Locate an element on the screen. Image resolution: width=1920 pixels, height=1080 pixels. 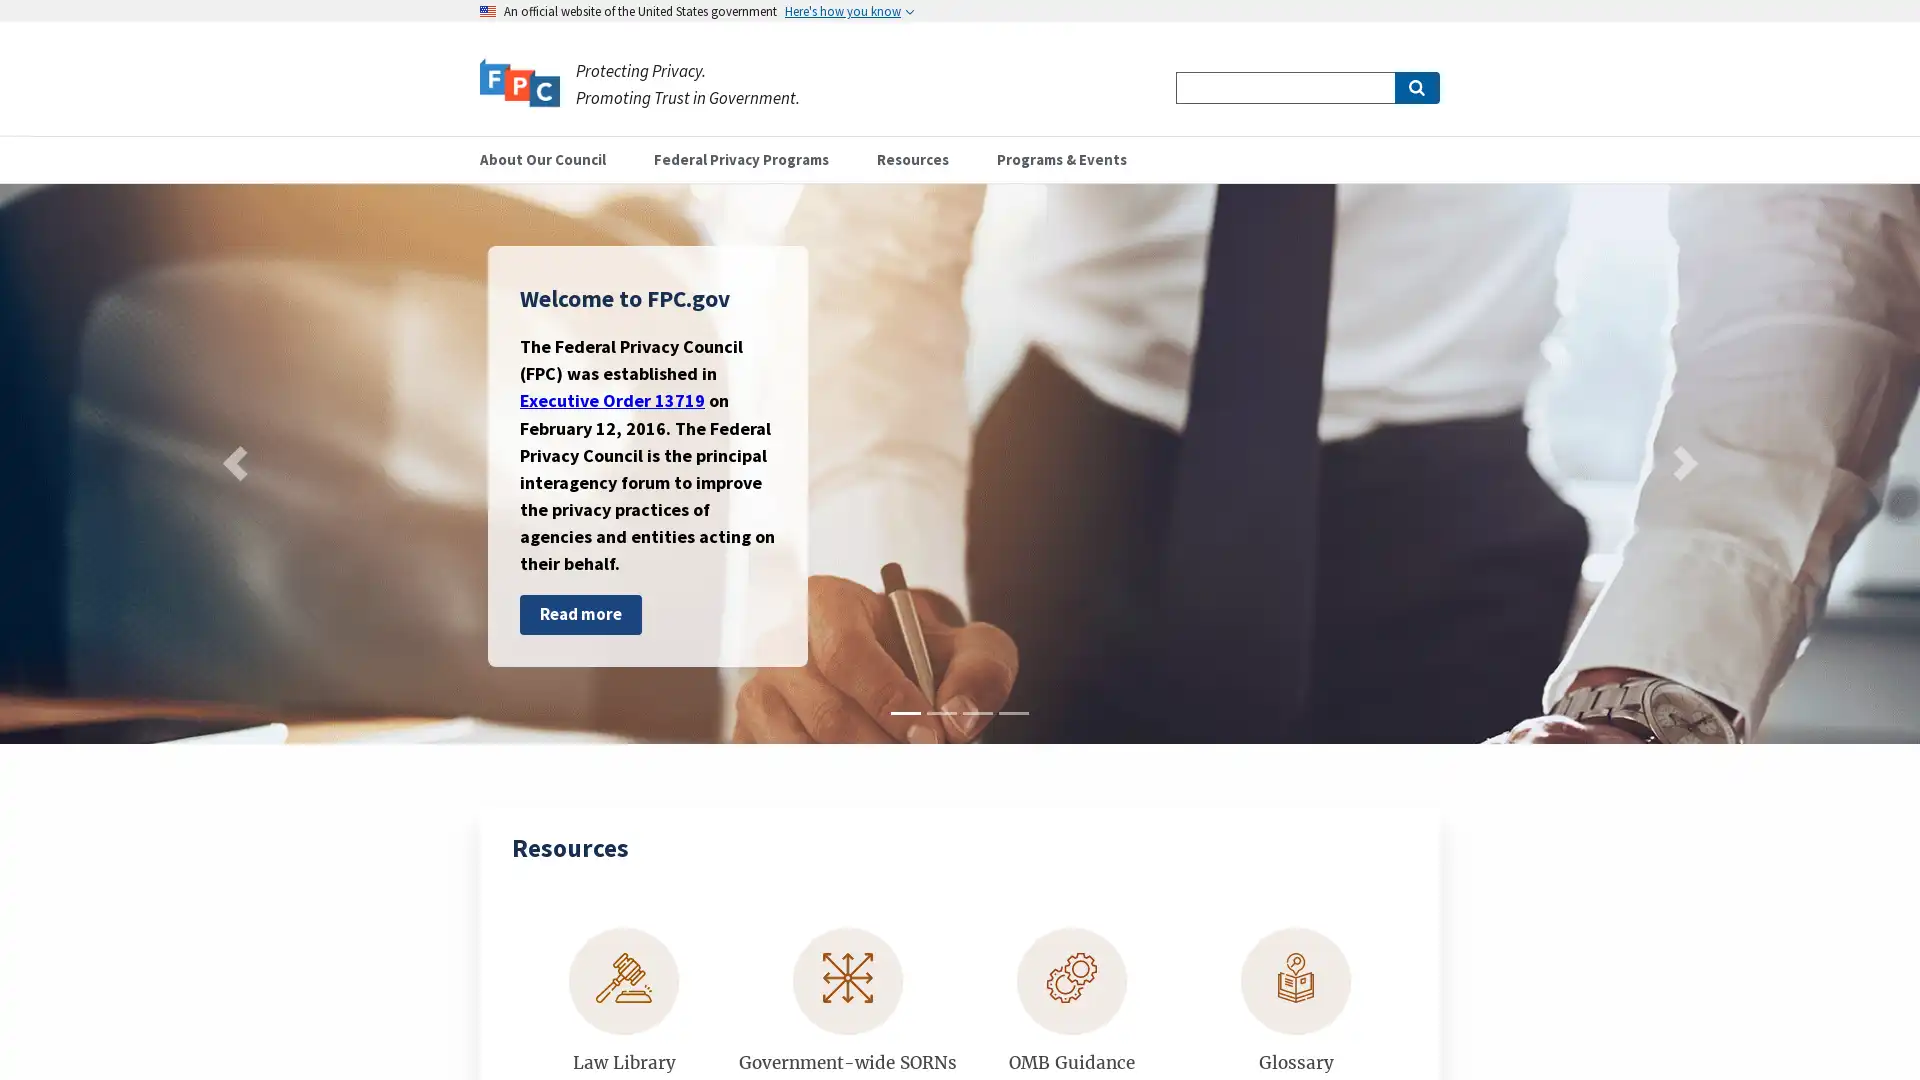
About Our Council is located at coordinates (551, 158).